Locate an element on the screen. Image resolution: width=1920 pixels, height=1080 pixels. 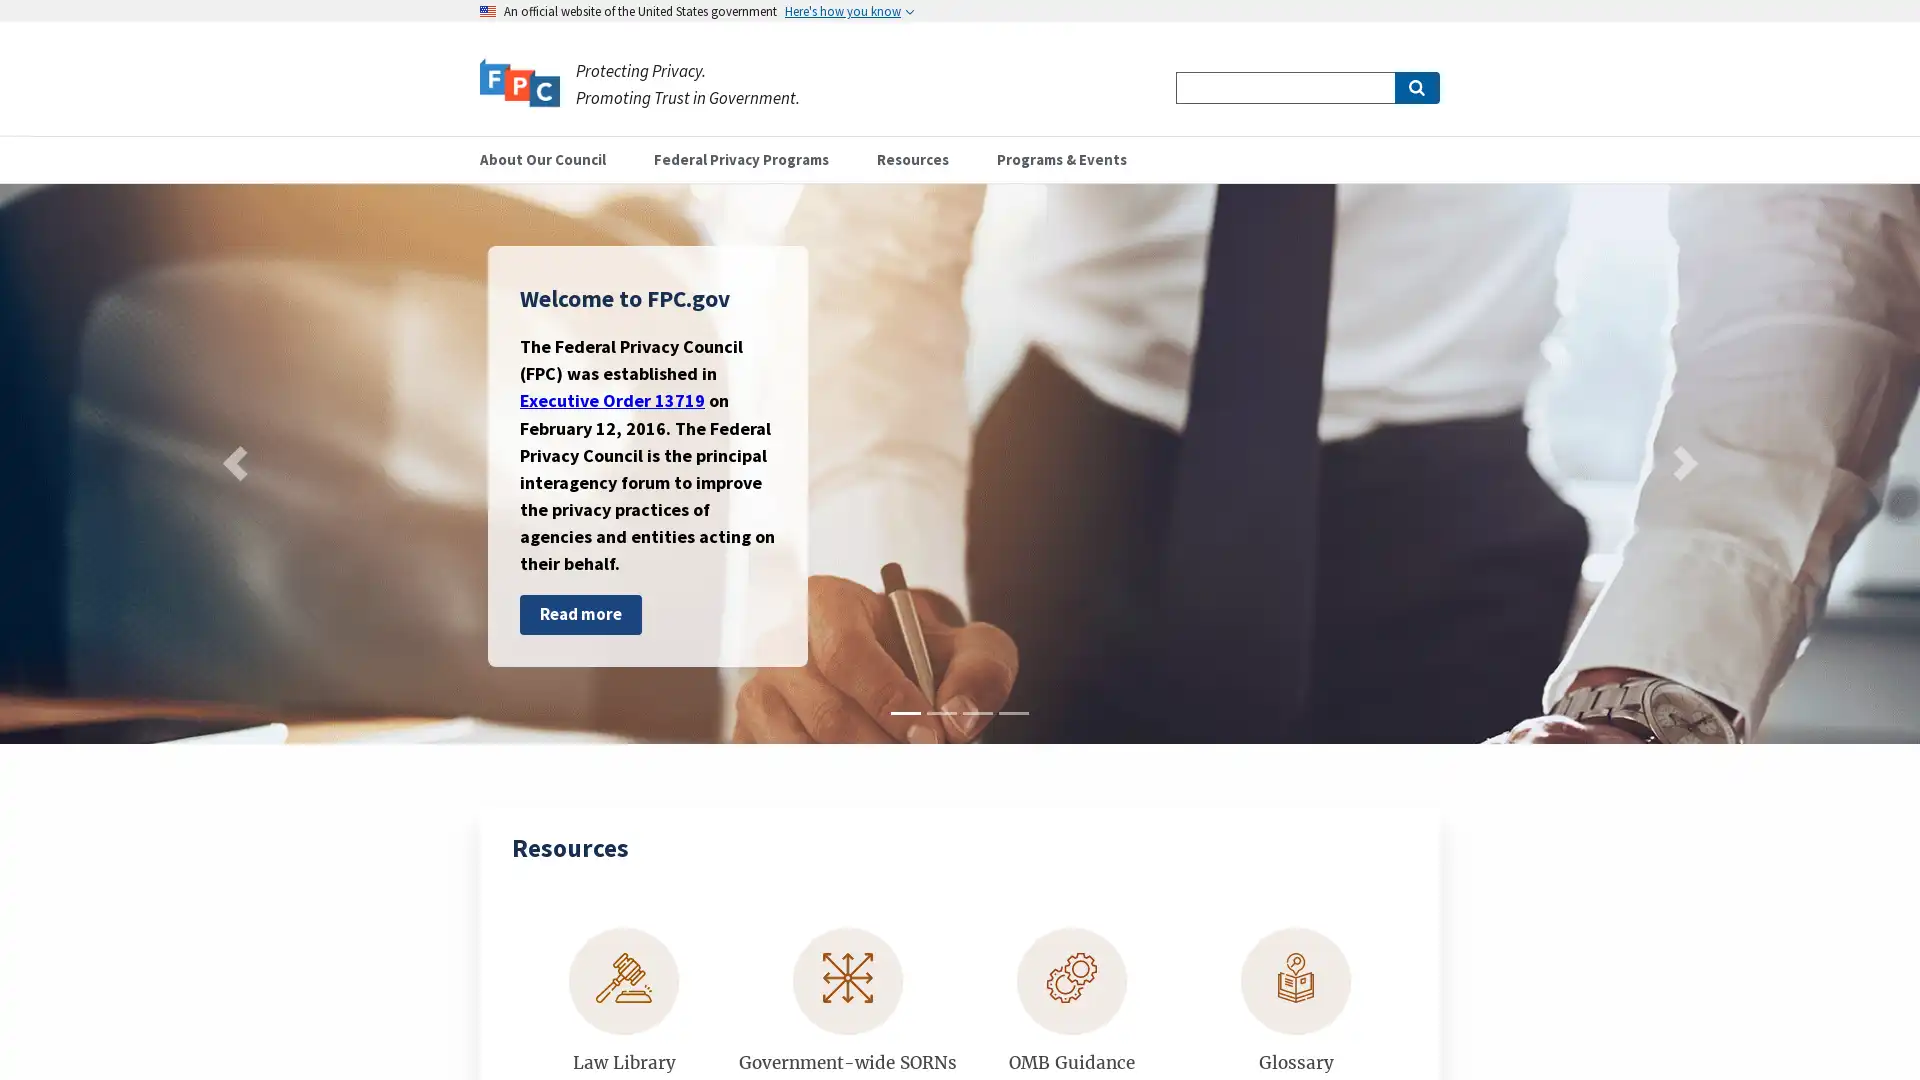
About Our Council is located at coordinates (551, 158).